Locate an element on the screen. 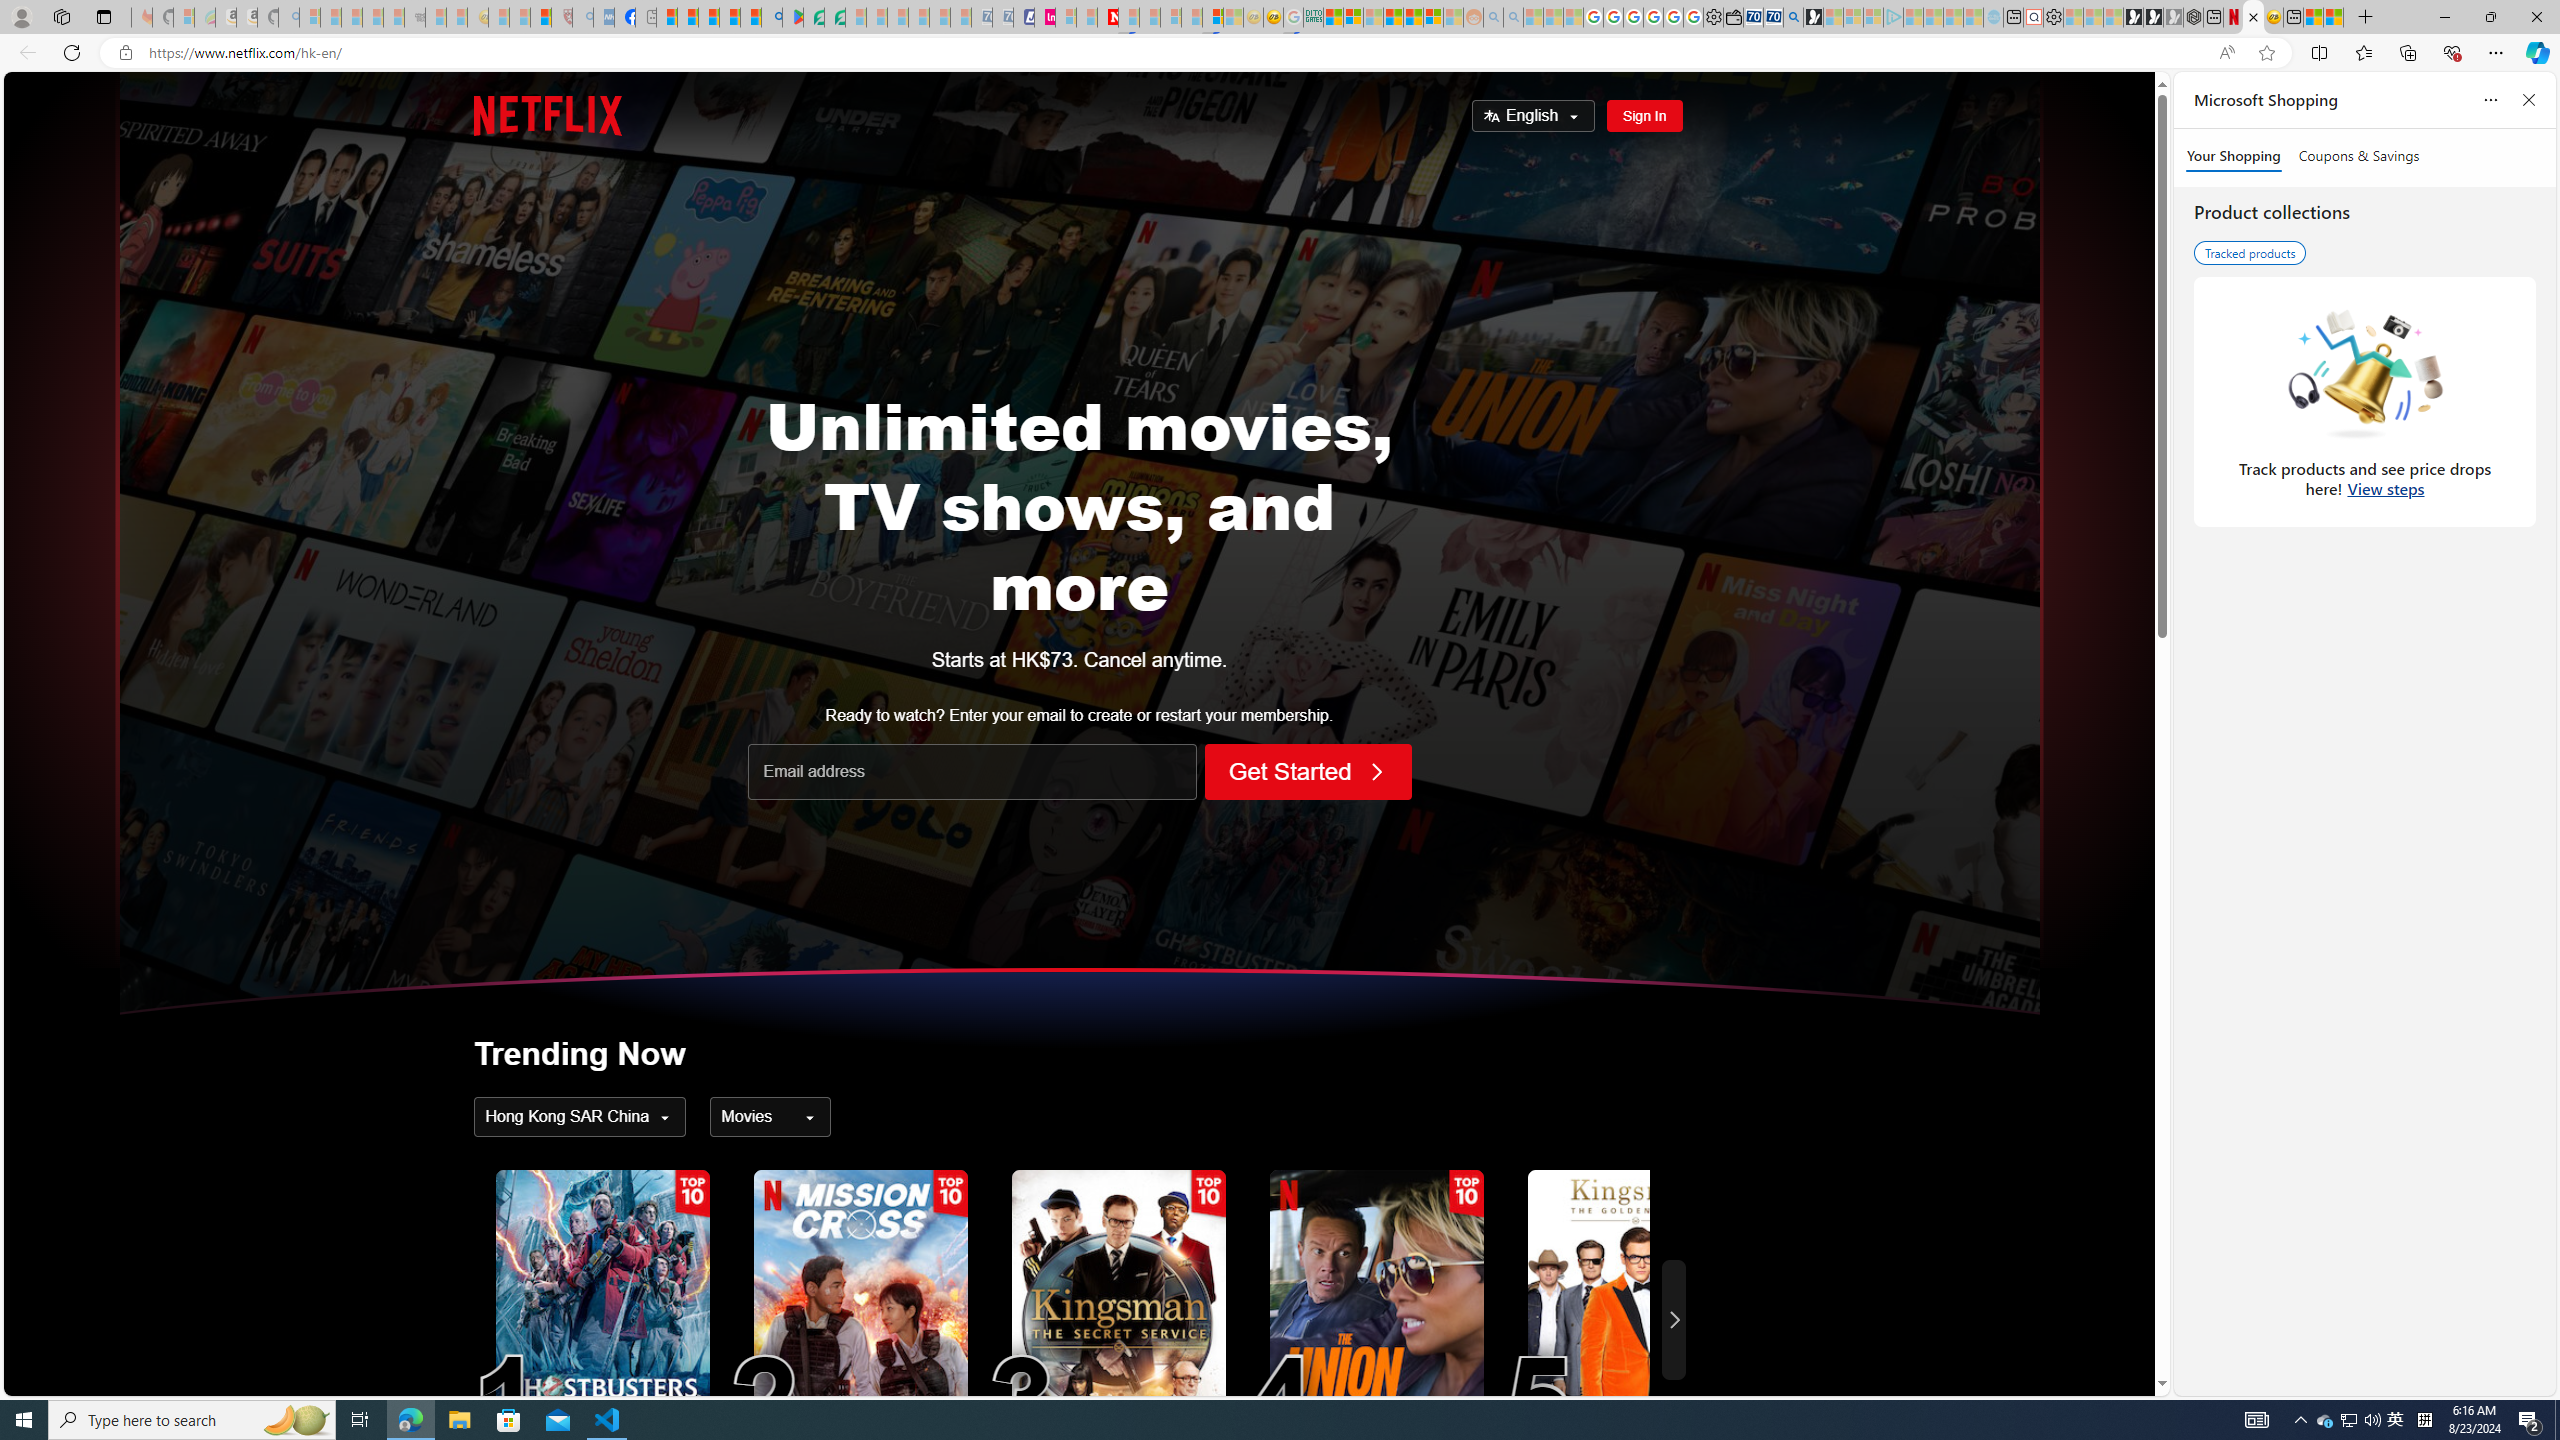 This screenshot has width=2560, height=1440. 'Kingsman: The Secret Service 3' is located at coordinates (1117, 1318).